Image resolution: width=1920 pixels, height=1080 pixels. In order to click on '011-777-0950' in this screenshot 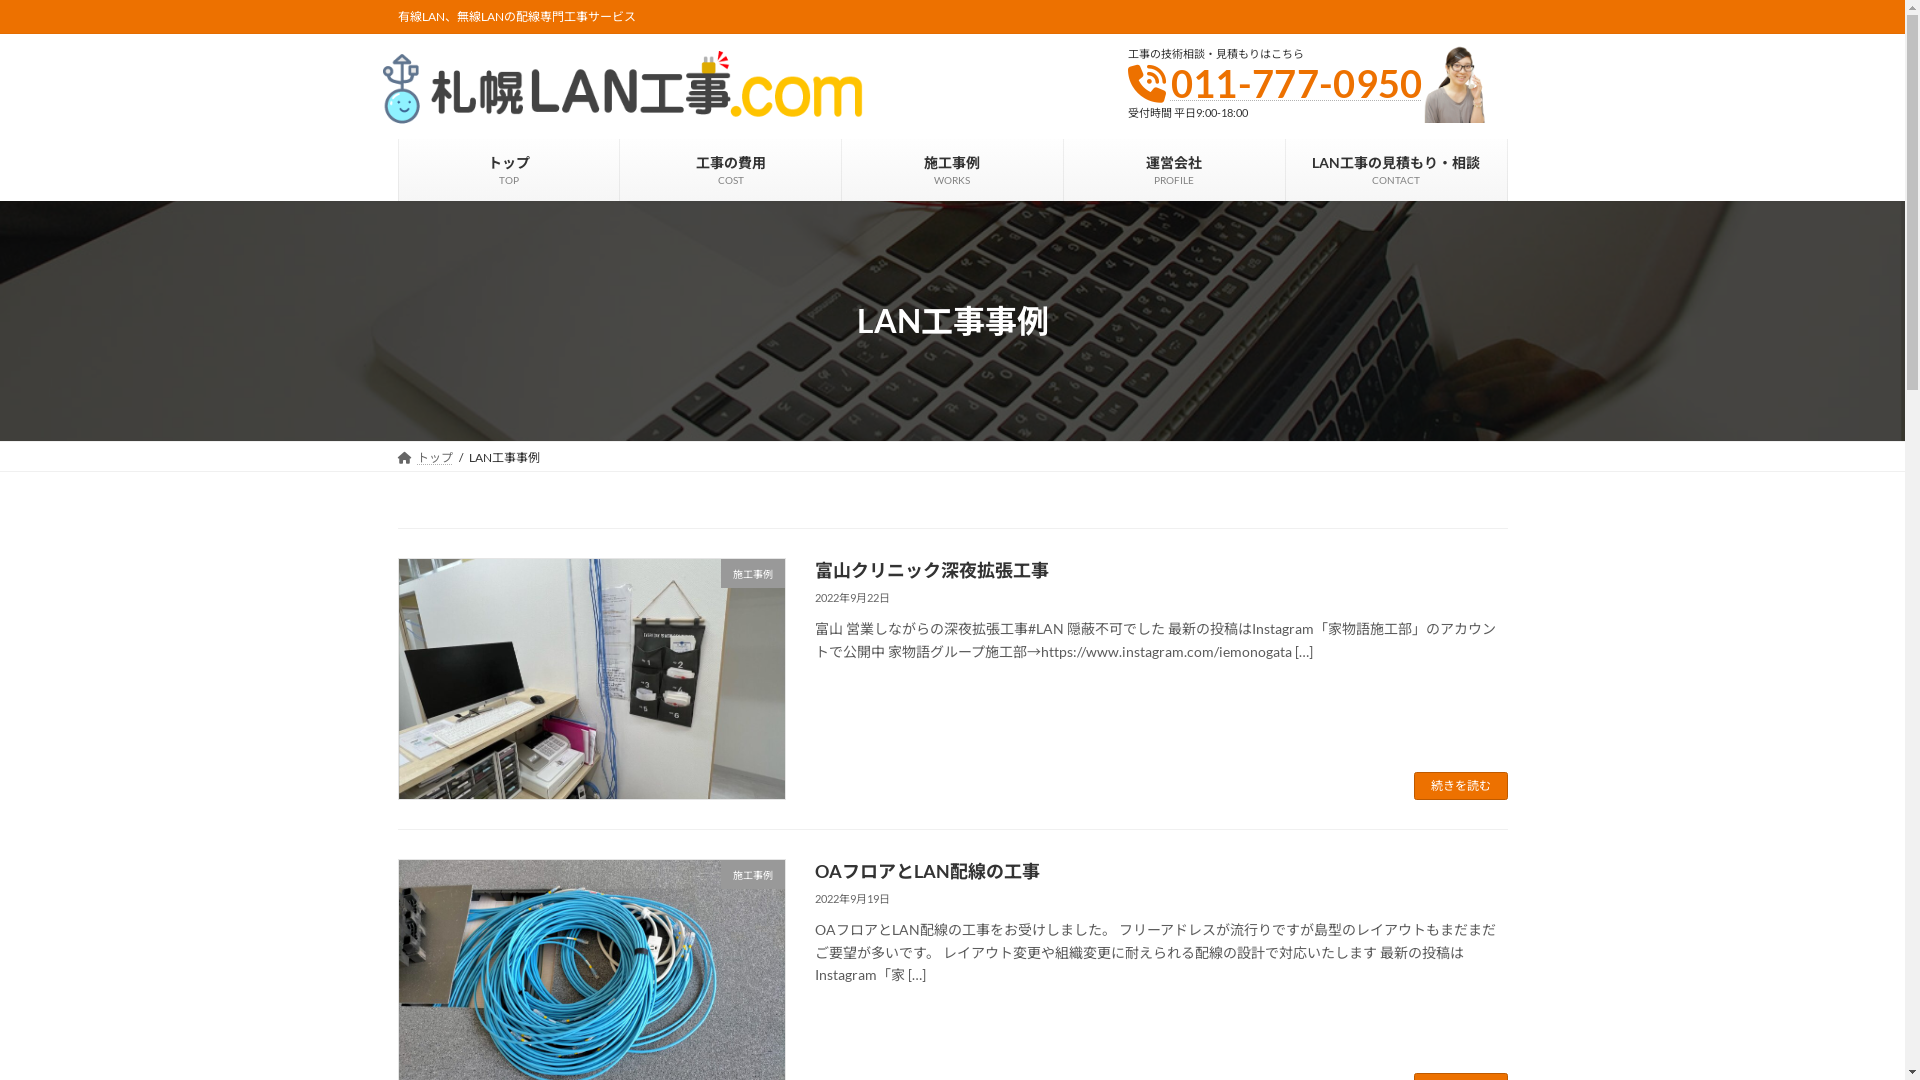, I will do `click(1171, 82)`.